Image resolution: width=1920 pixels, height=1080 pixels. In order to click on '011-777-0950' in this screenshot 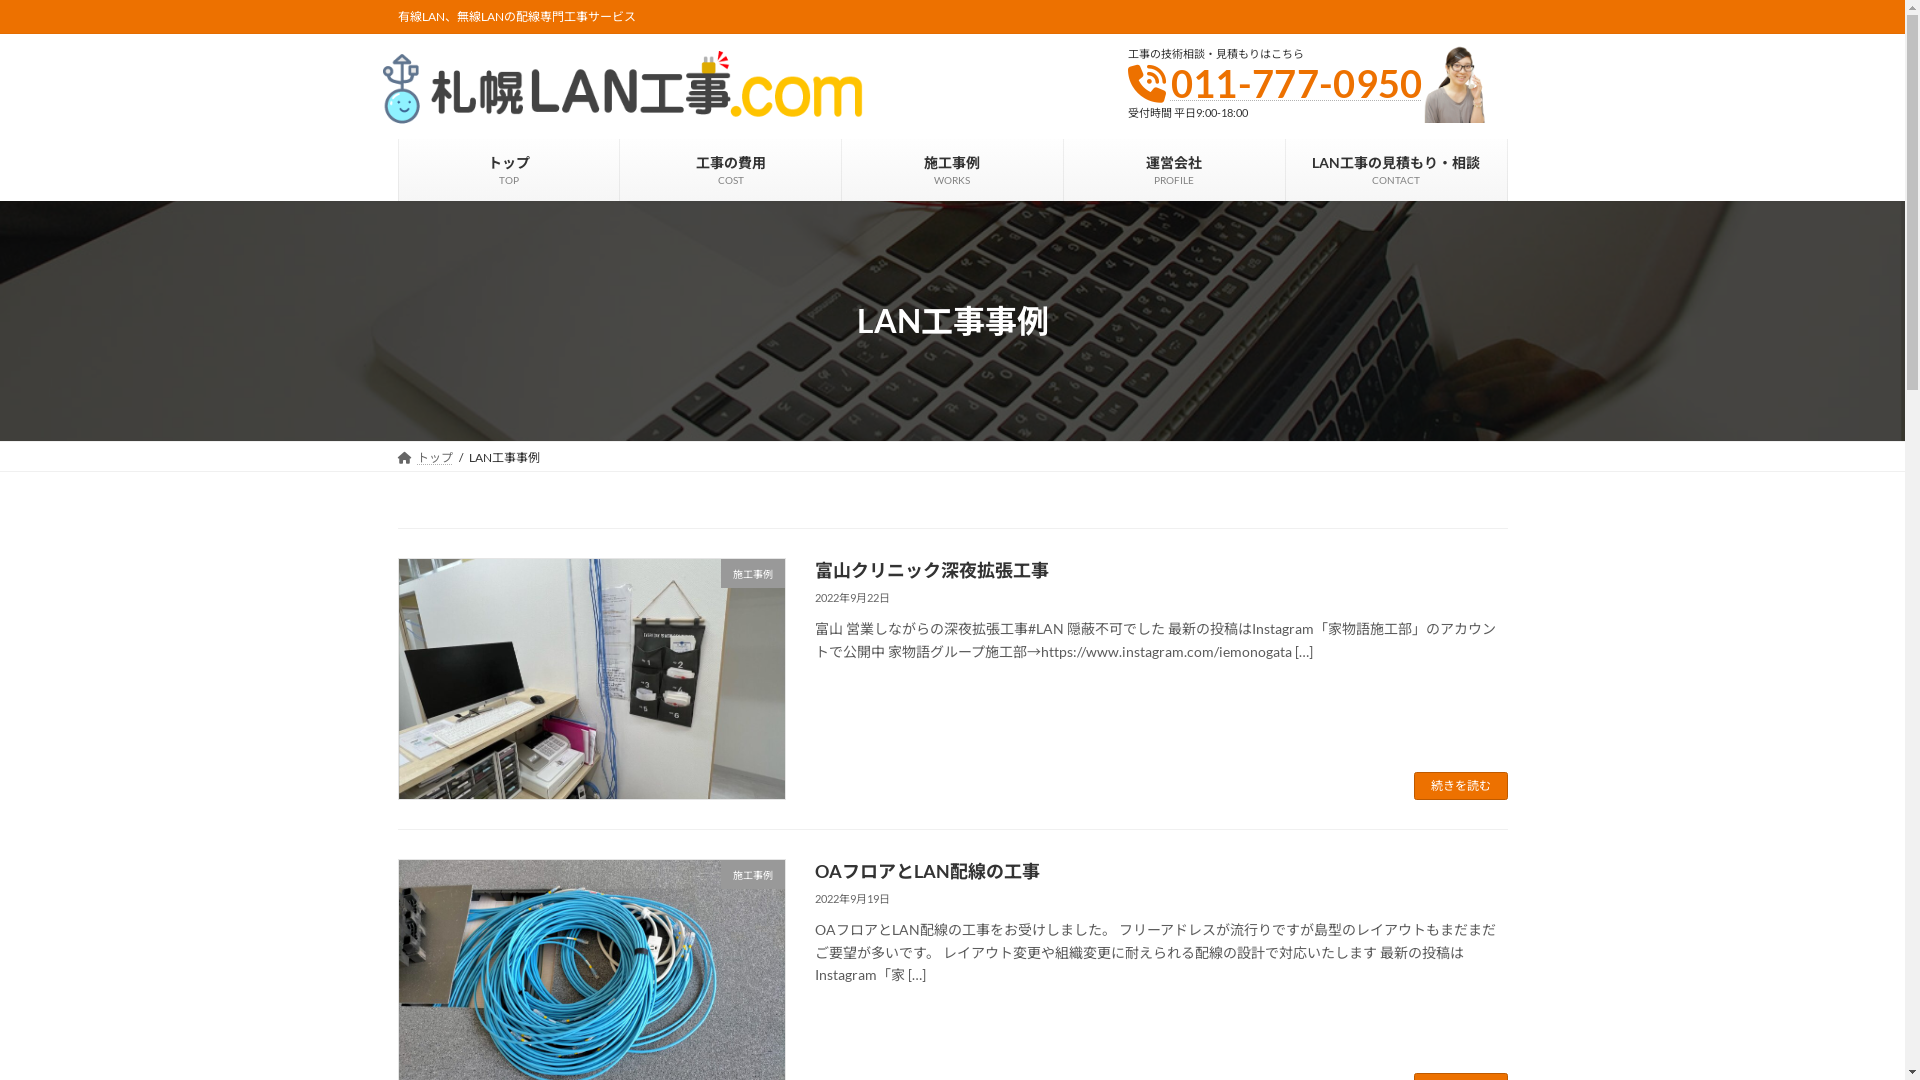, I will do `click(1171, 82)`.